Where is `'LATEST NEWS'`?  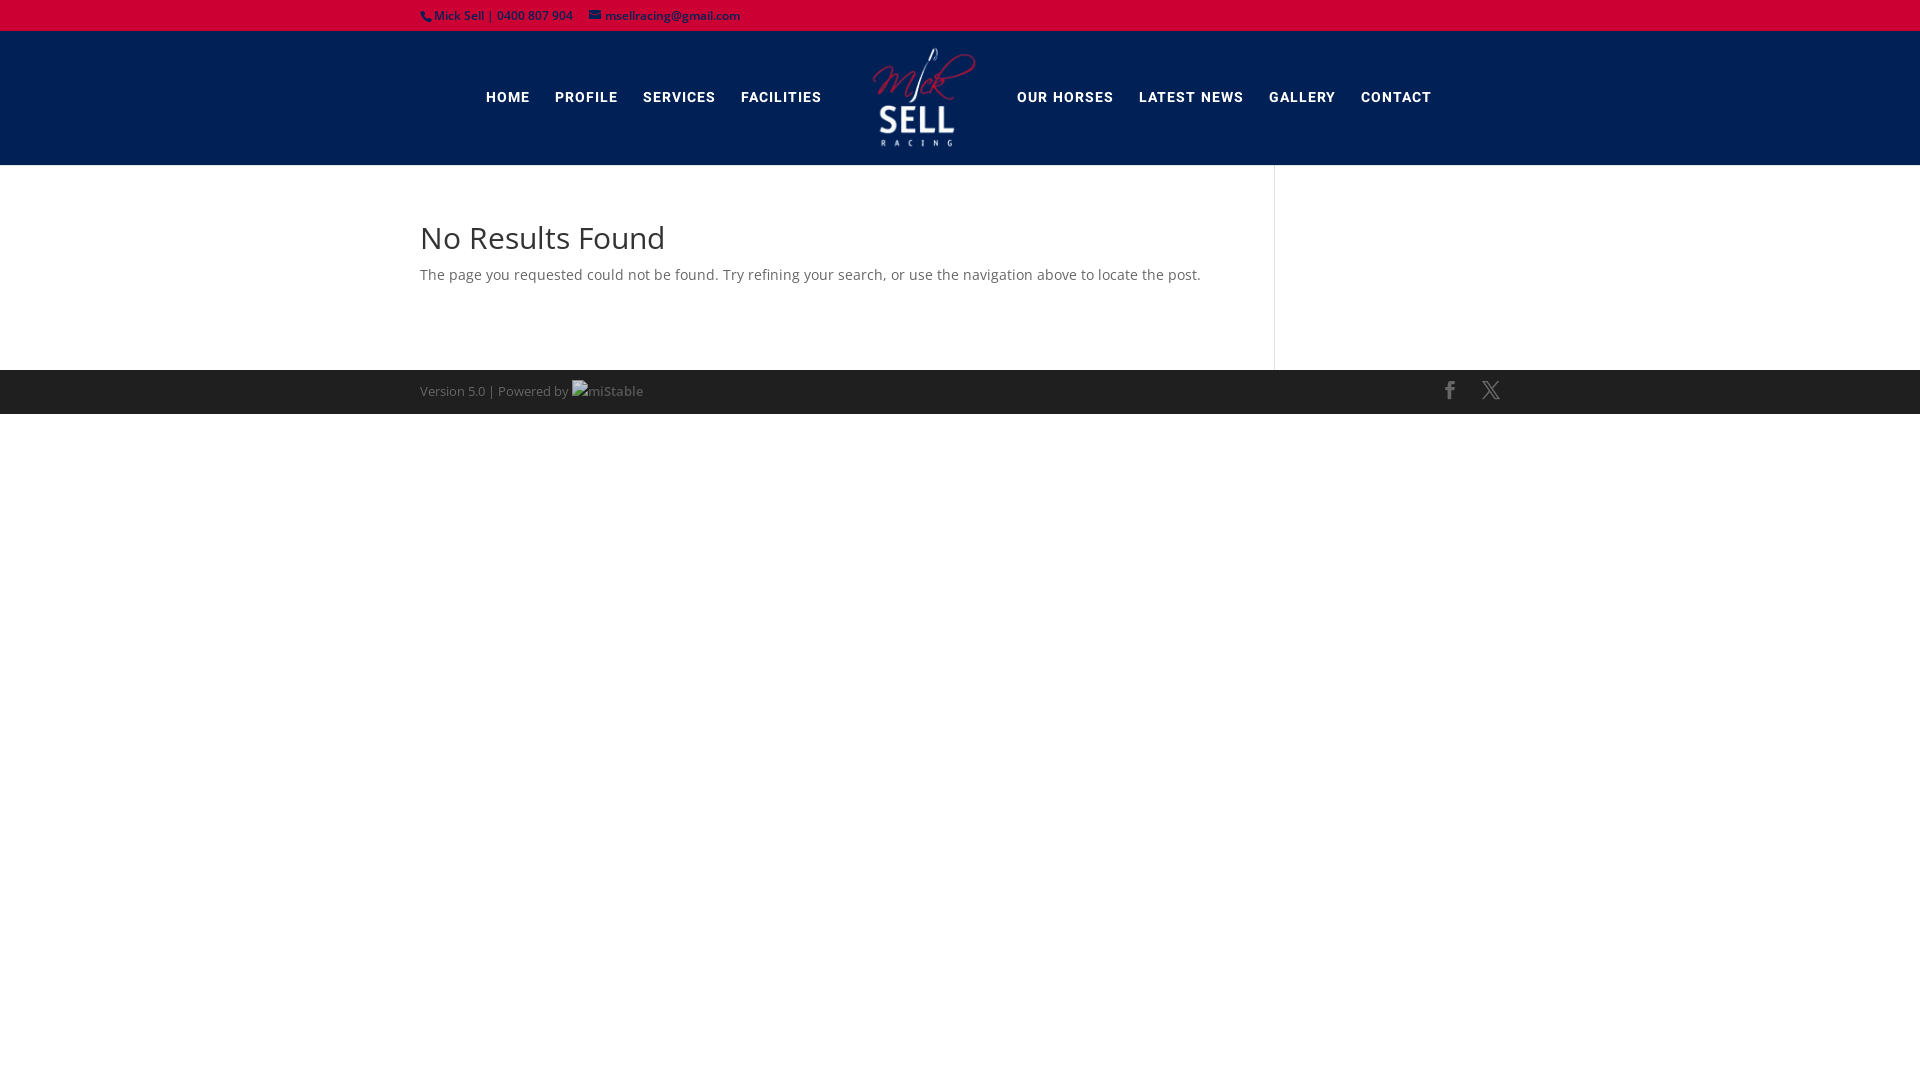 'LATEST NEWS' is located at coordinates (1191, 97).